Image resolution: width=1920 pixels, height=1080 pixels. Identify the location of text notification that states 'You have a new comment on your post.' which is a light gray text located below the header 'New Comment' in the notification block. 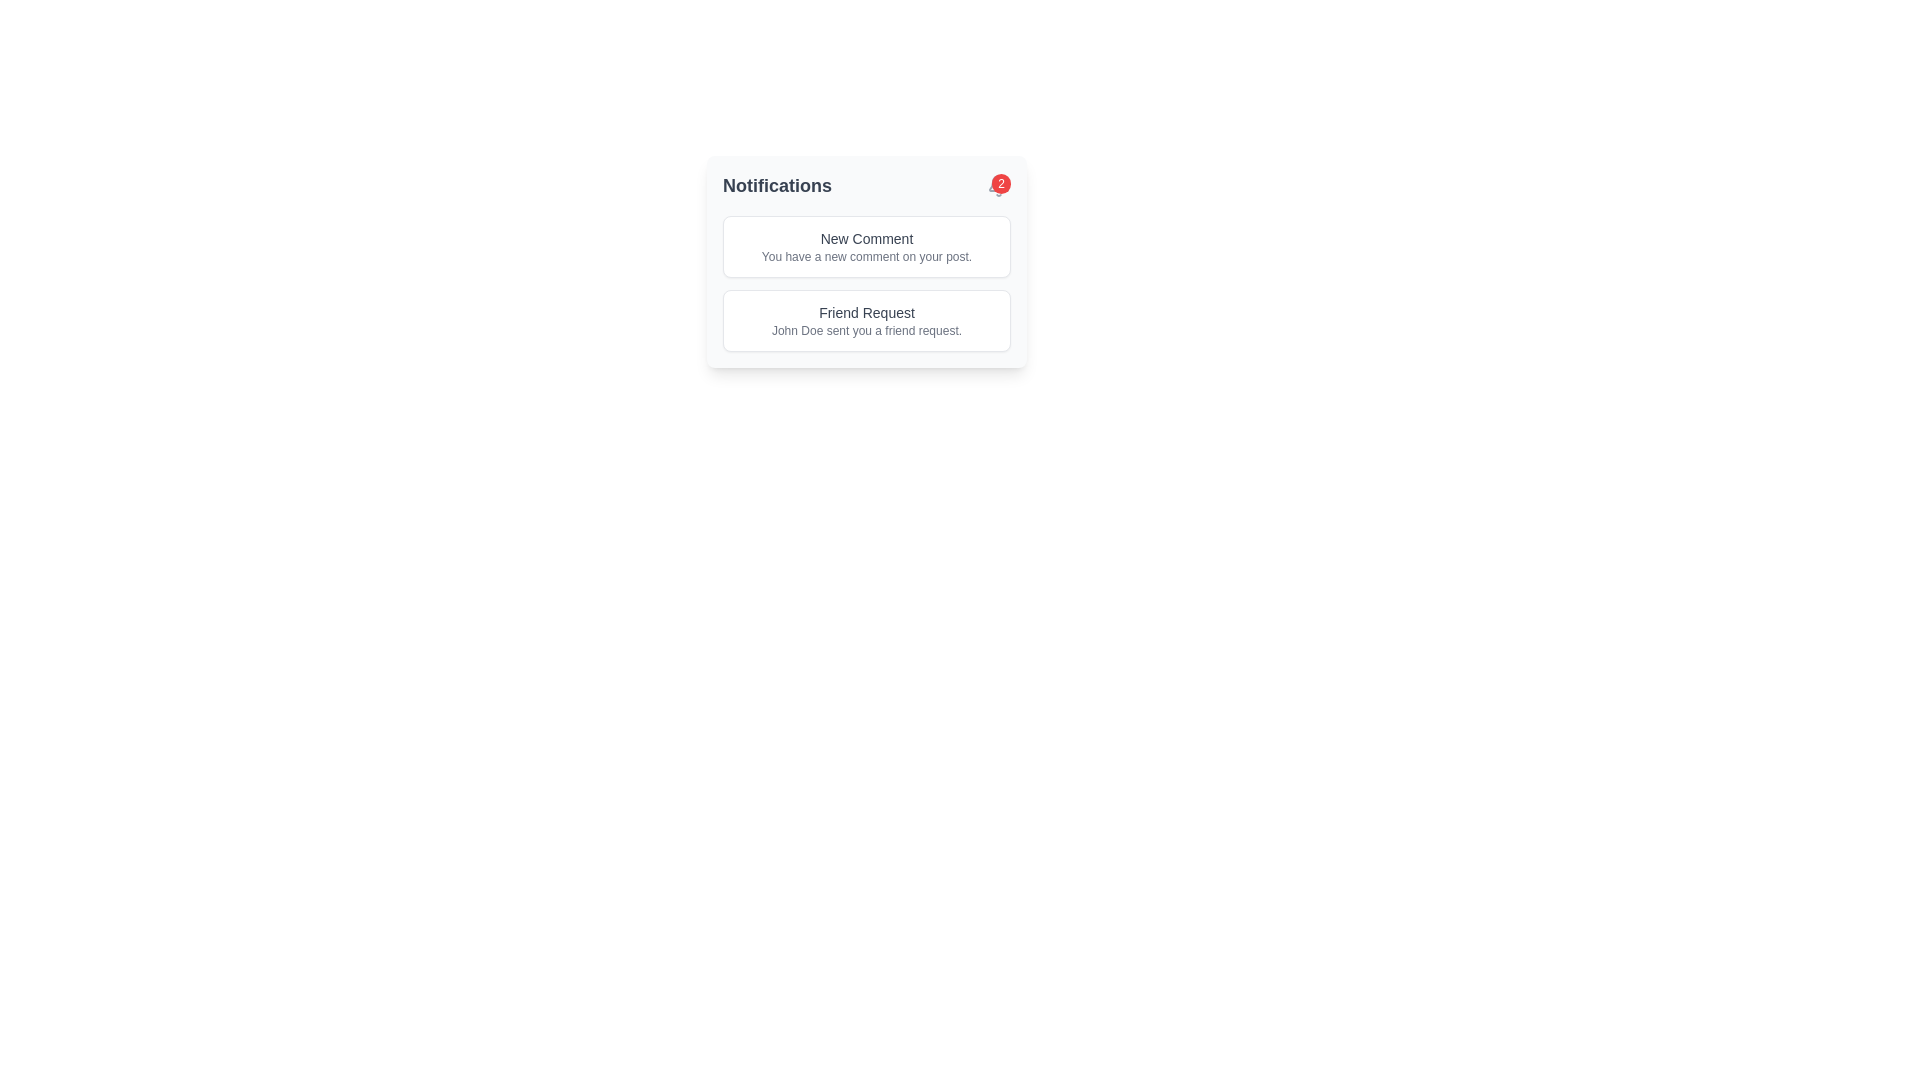
(867, 256).